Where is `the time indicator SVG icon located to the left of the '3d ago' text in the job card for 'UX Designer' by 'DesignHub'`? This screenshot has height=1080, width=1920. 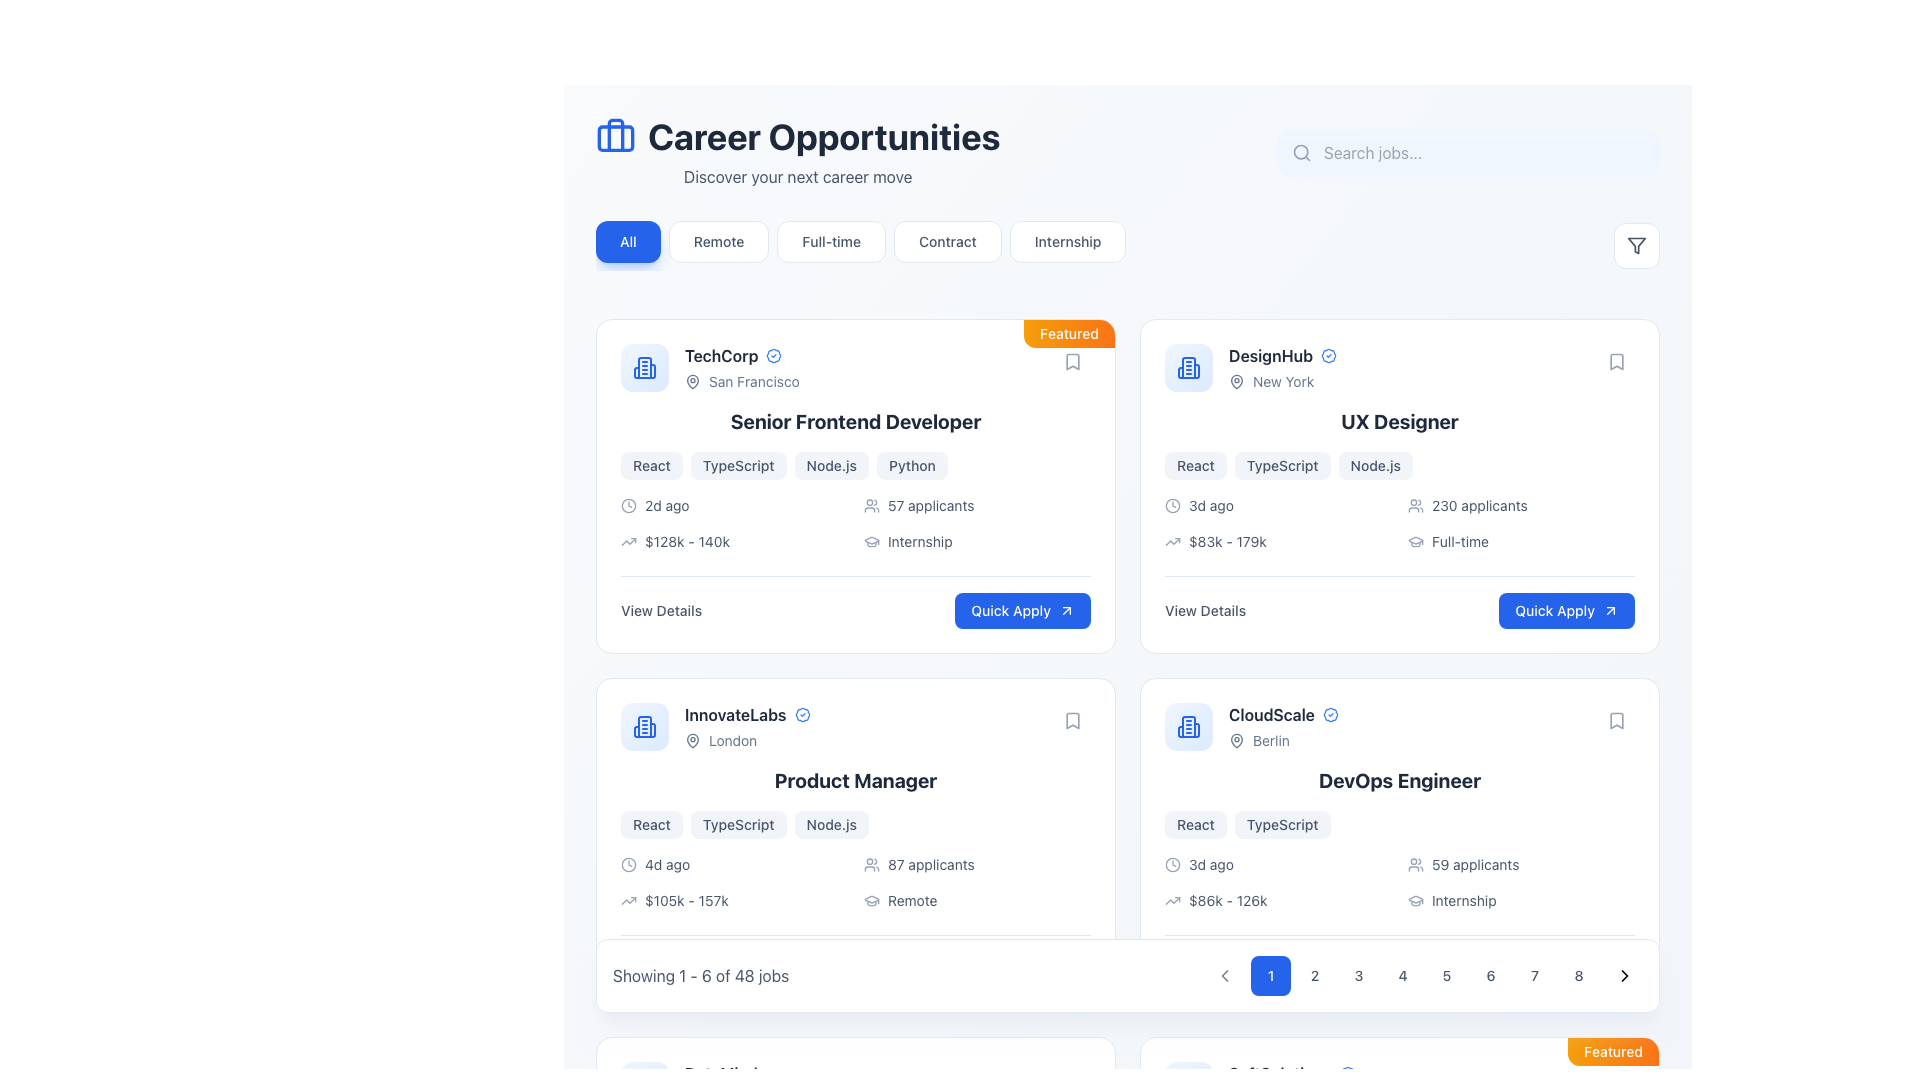 the time indicator SVG icon located to the left of the '3d ago' text in the job card for 'UX Designer' by 'DesignHub' is located at coordinates (1172, 504).